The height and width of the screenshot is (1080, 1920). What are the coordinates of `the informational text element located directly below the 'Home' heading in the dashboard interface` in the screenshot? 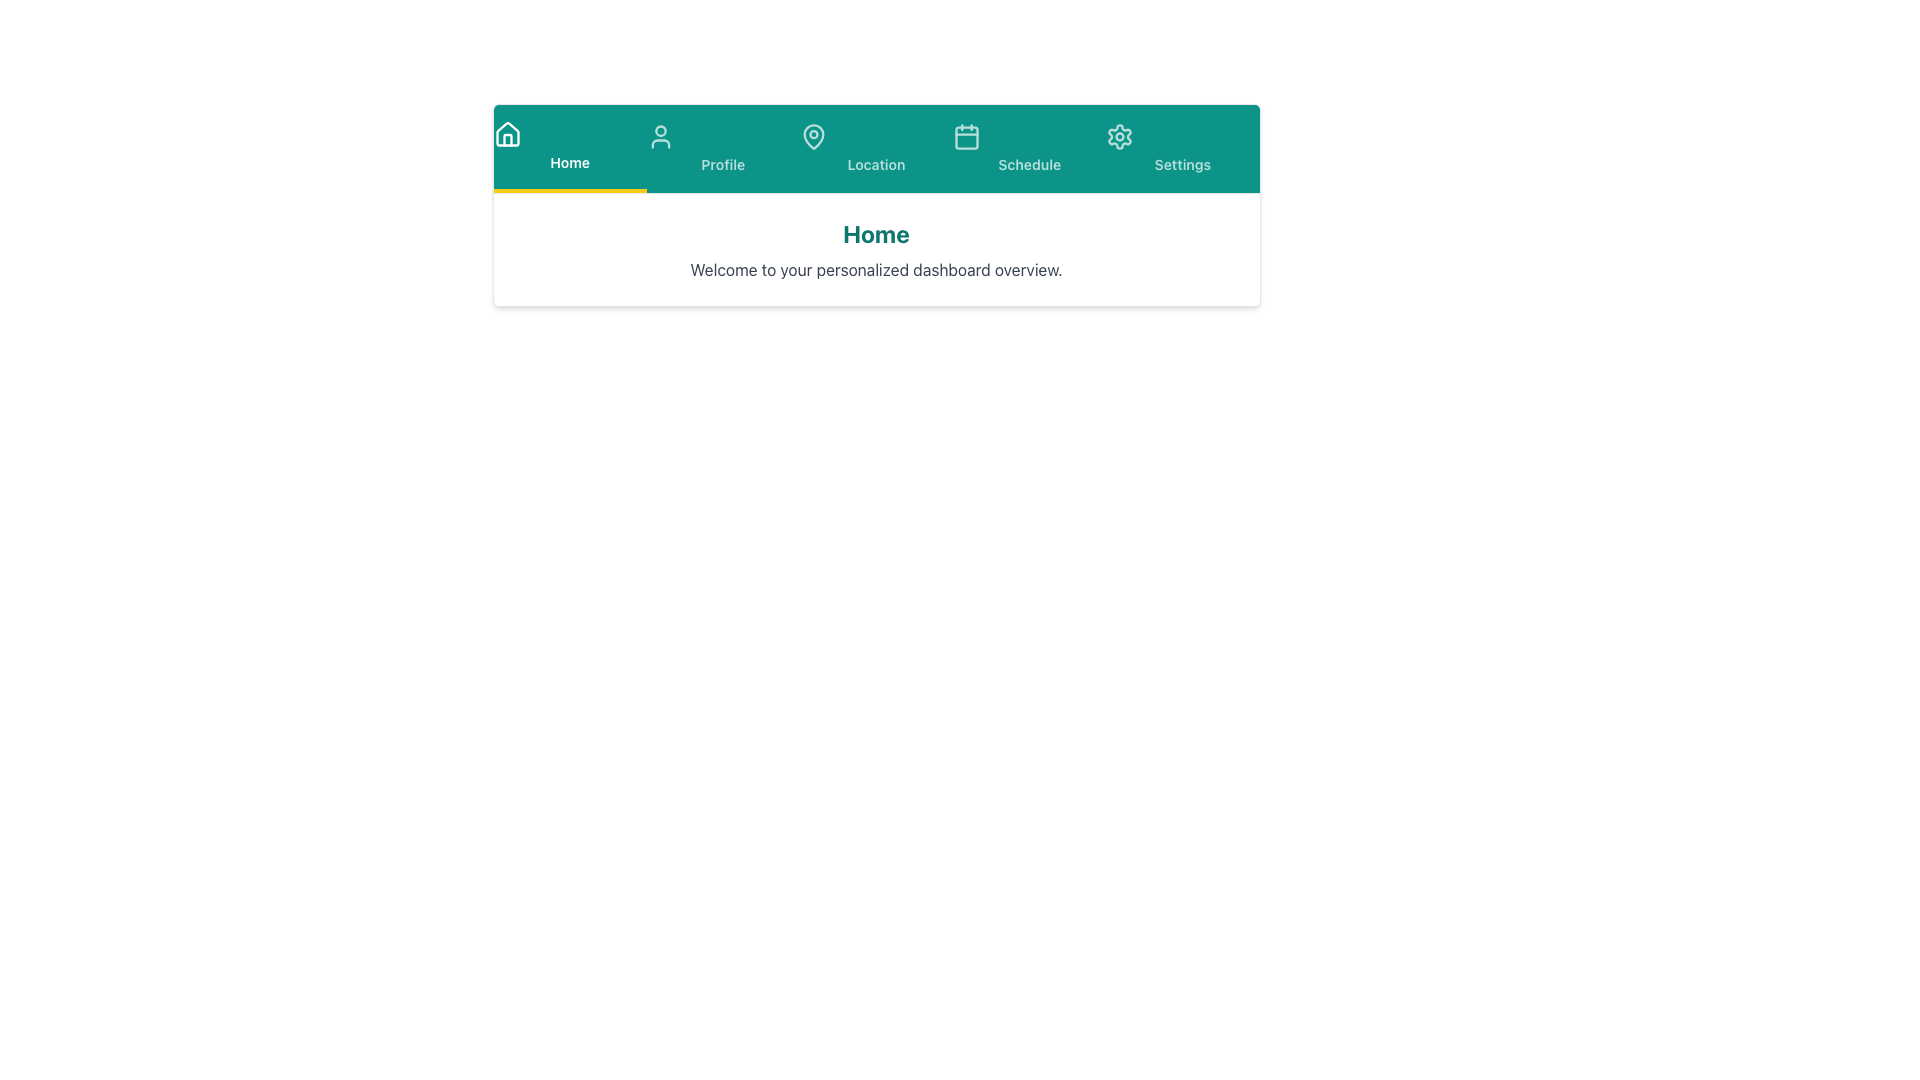 It's located at (876, 270).